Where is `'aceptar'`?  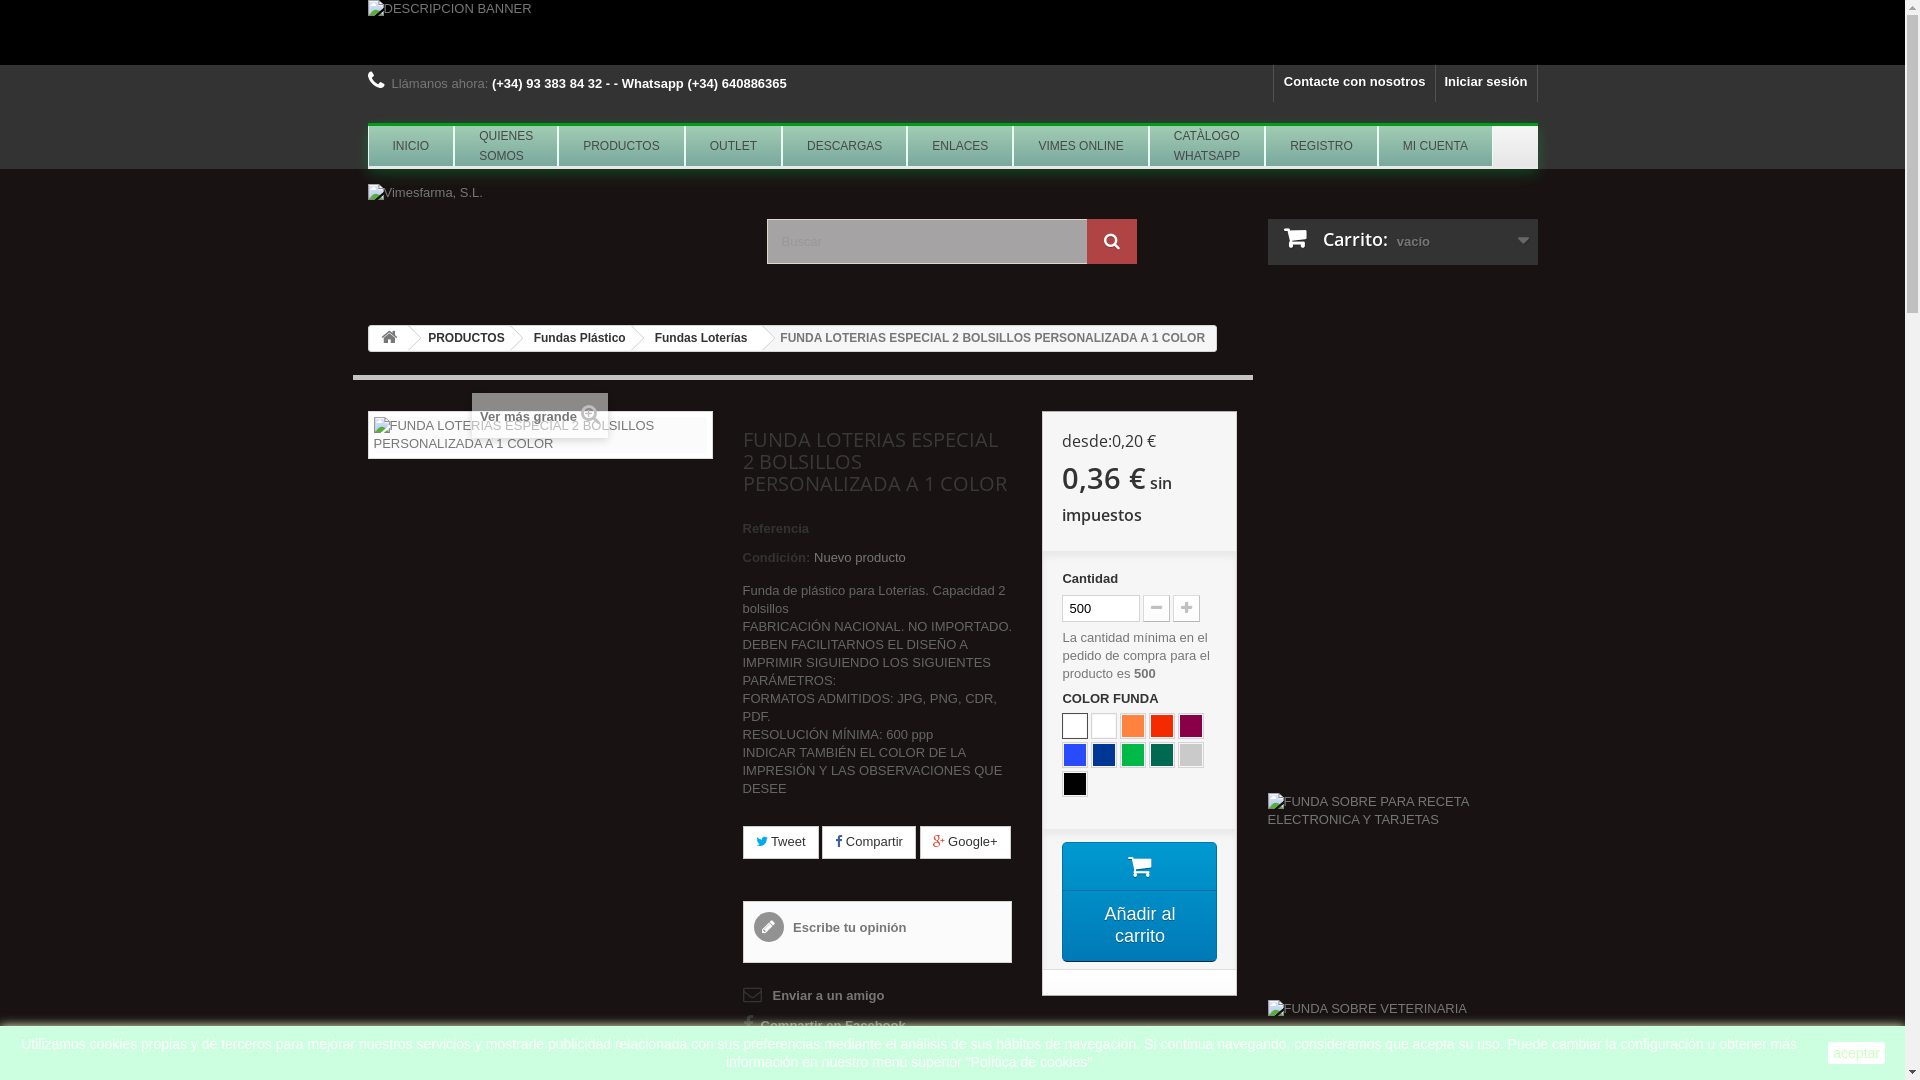
'aceptar' is located at coordinates (1855, 1052).